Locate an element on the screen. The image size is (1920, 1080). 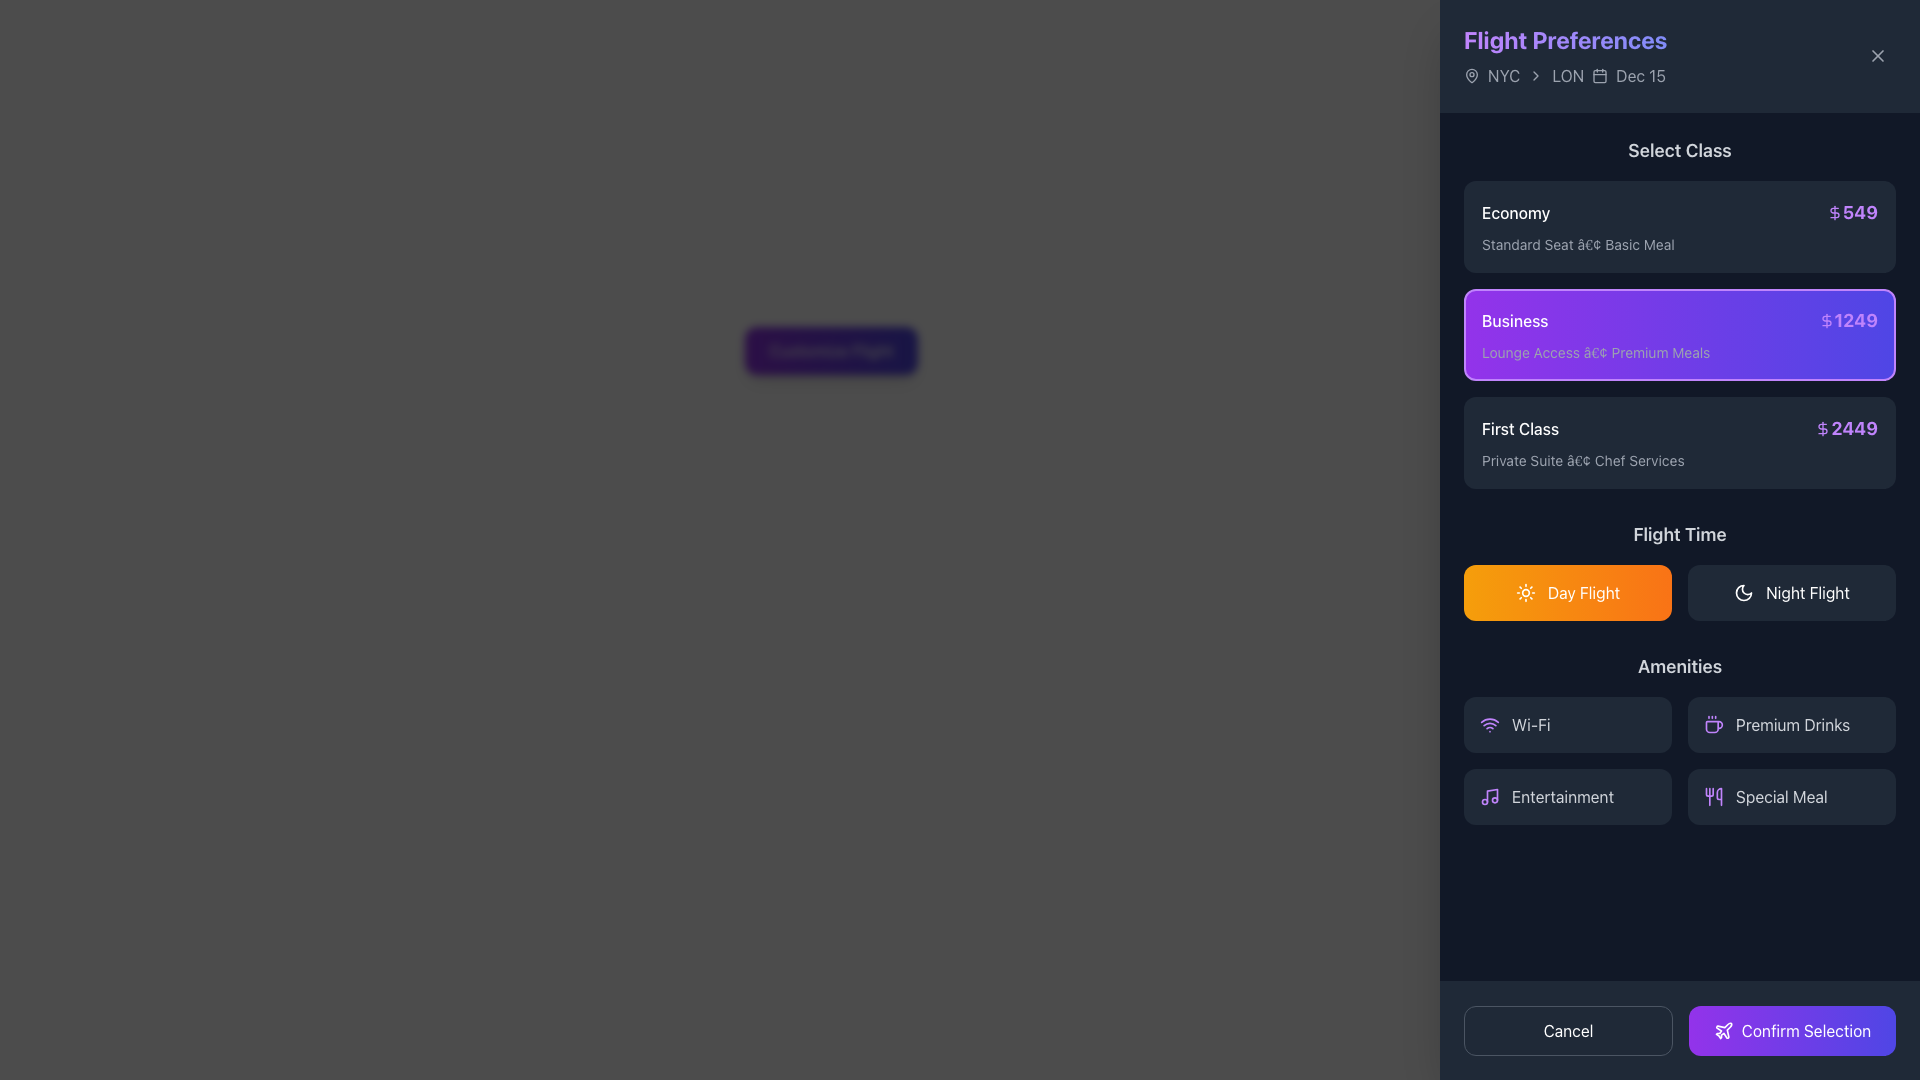
the static text label displaying the date 'Dec 15', which is positioned towards the right within the header section of the interface, adjacent to a calendar icon is located at coordinates (1641, 75).